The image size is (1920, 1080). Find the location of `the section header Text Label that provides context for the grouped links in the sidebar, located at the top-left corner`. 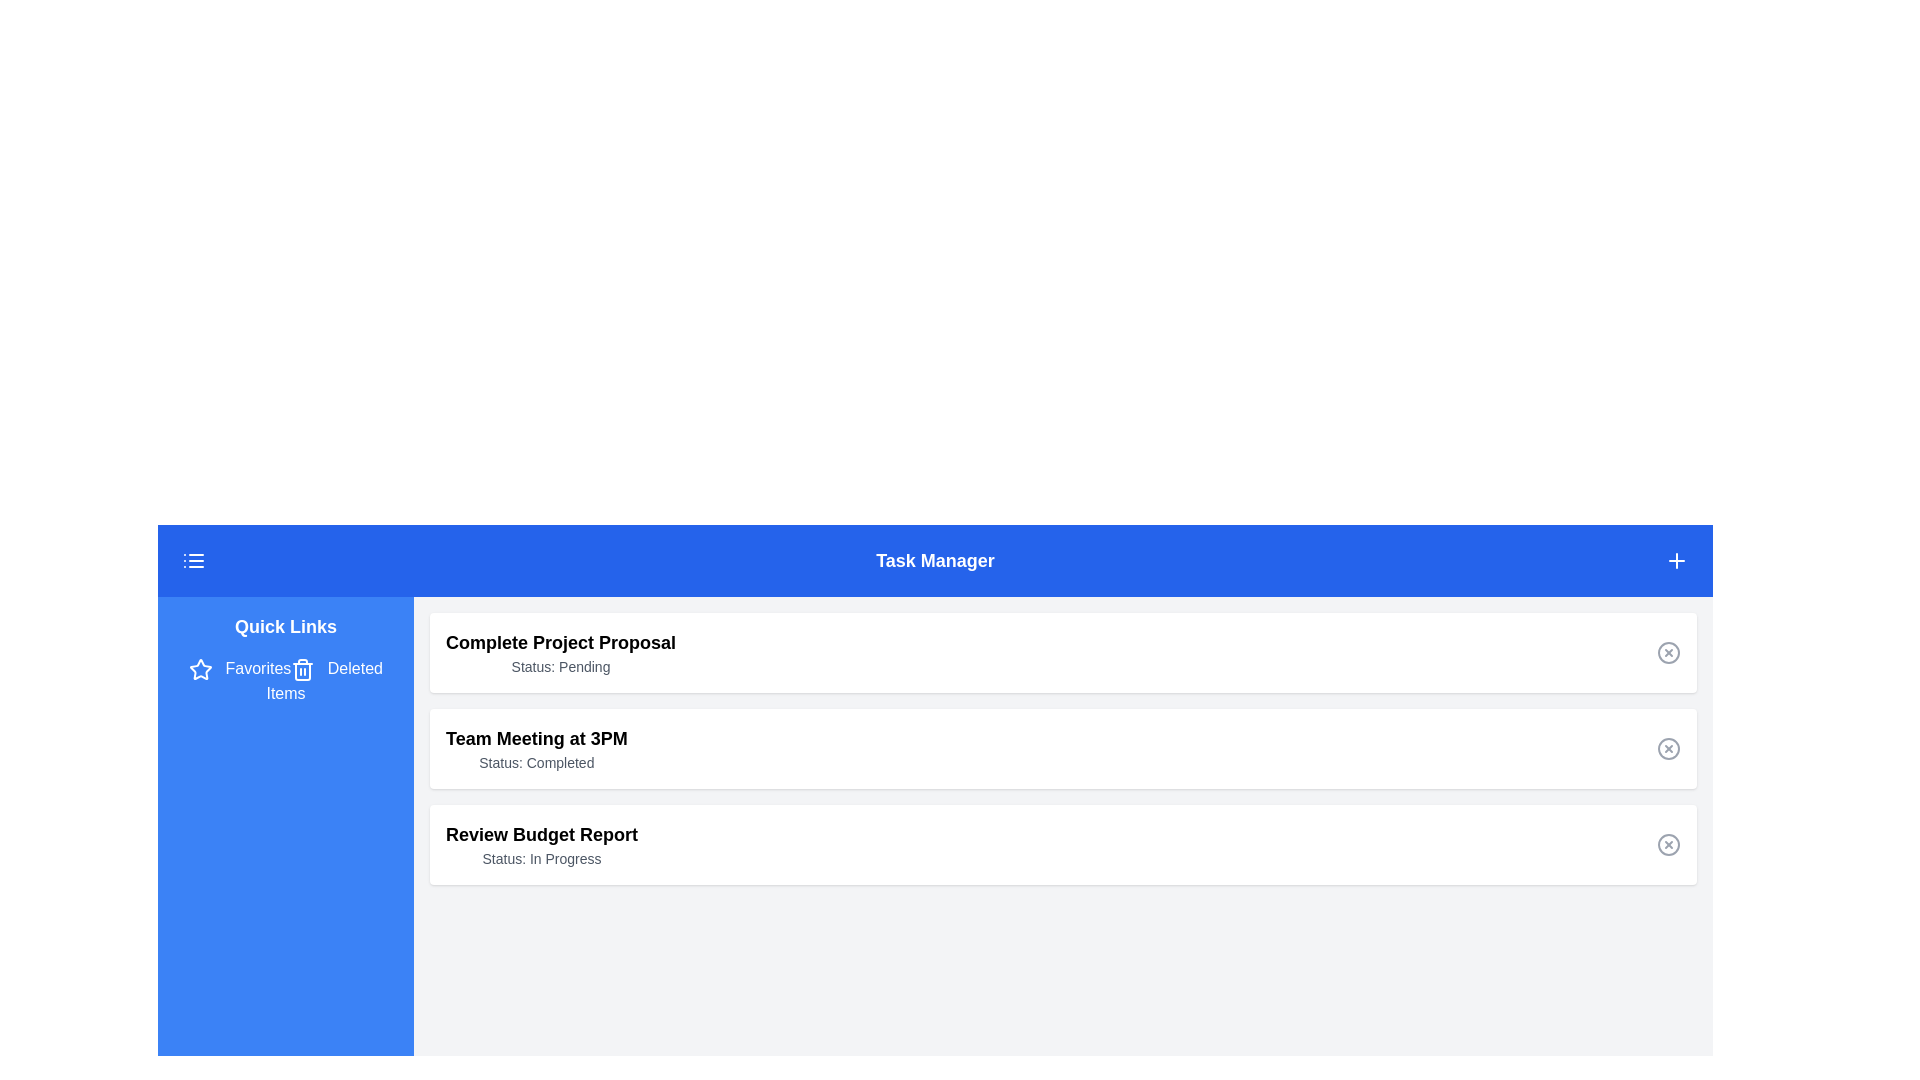

the section header Text Label that provides context for the grouped links in the sidebar, located at the top-left corner is located at coordinates (285, 626).